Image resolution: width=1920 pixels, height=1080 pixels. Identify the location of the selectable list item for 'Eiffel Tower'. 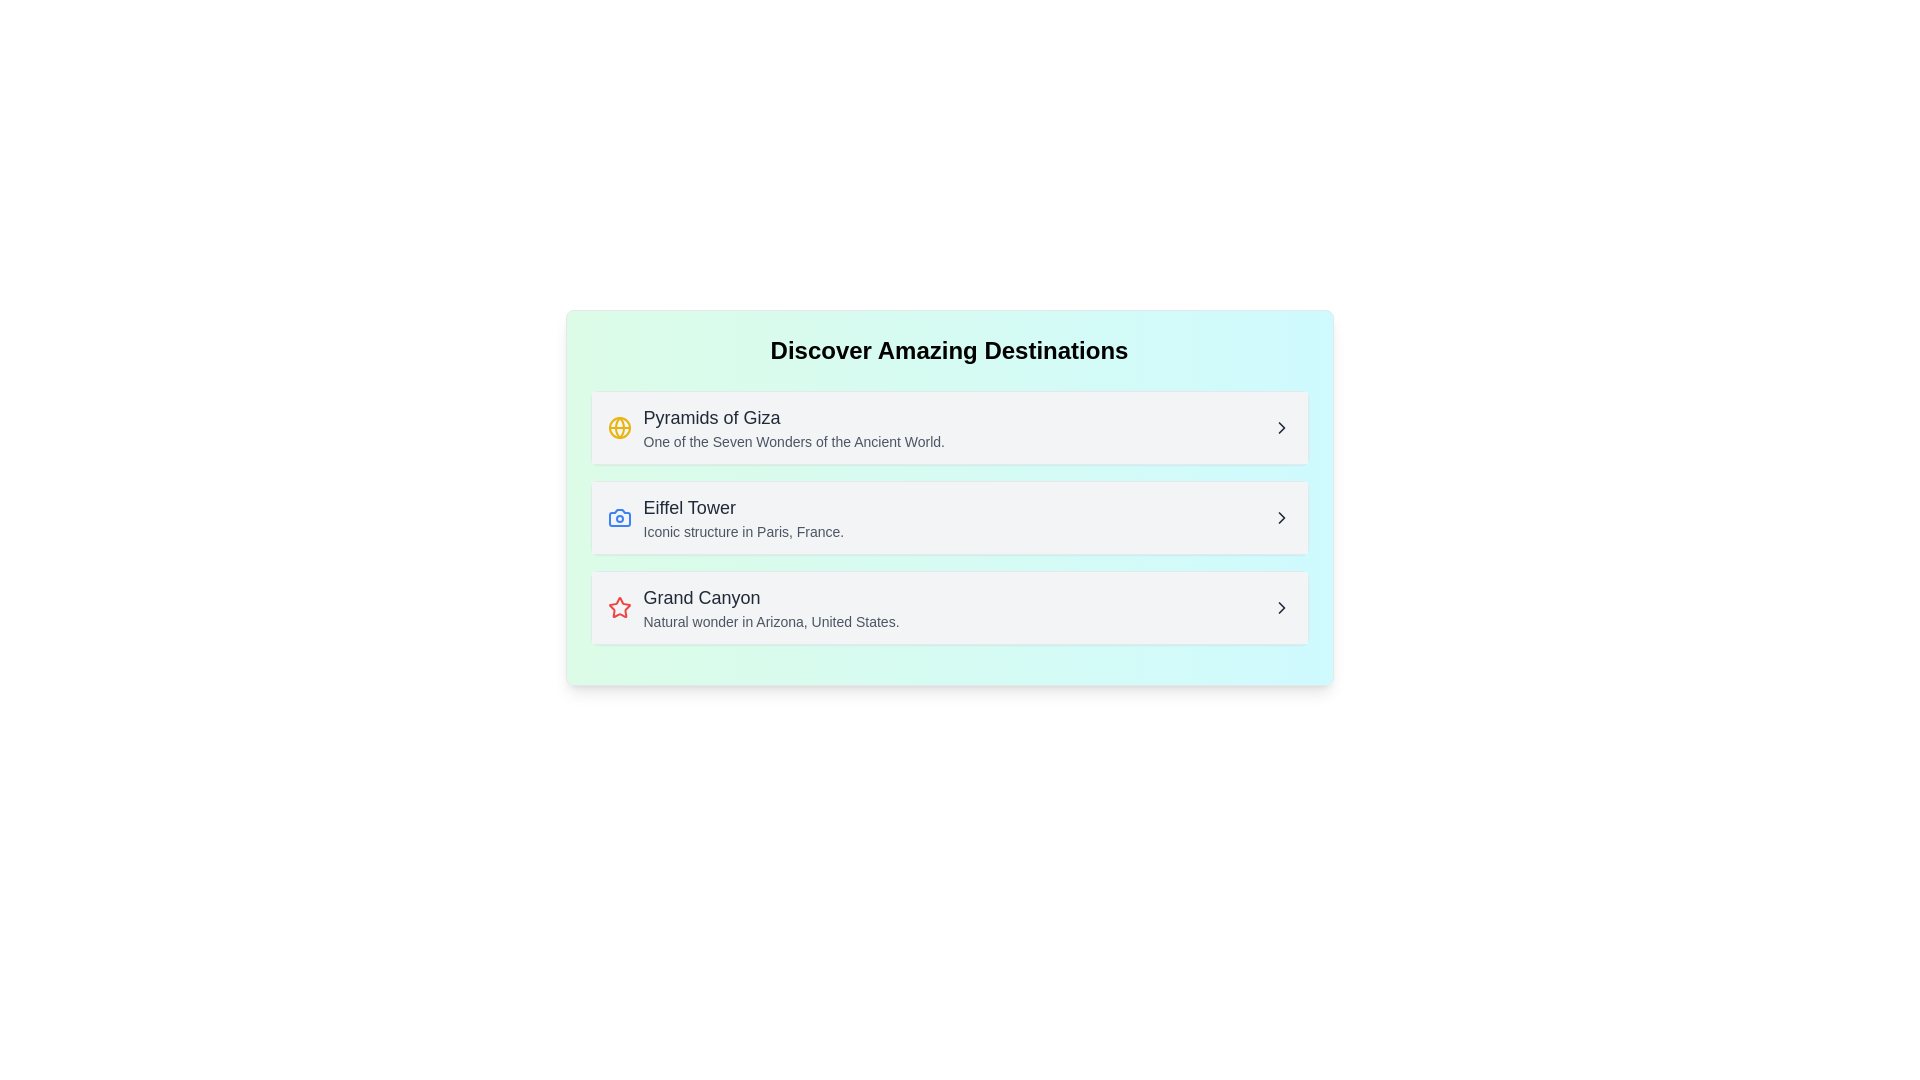
(948, 516).